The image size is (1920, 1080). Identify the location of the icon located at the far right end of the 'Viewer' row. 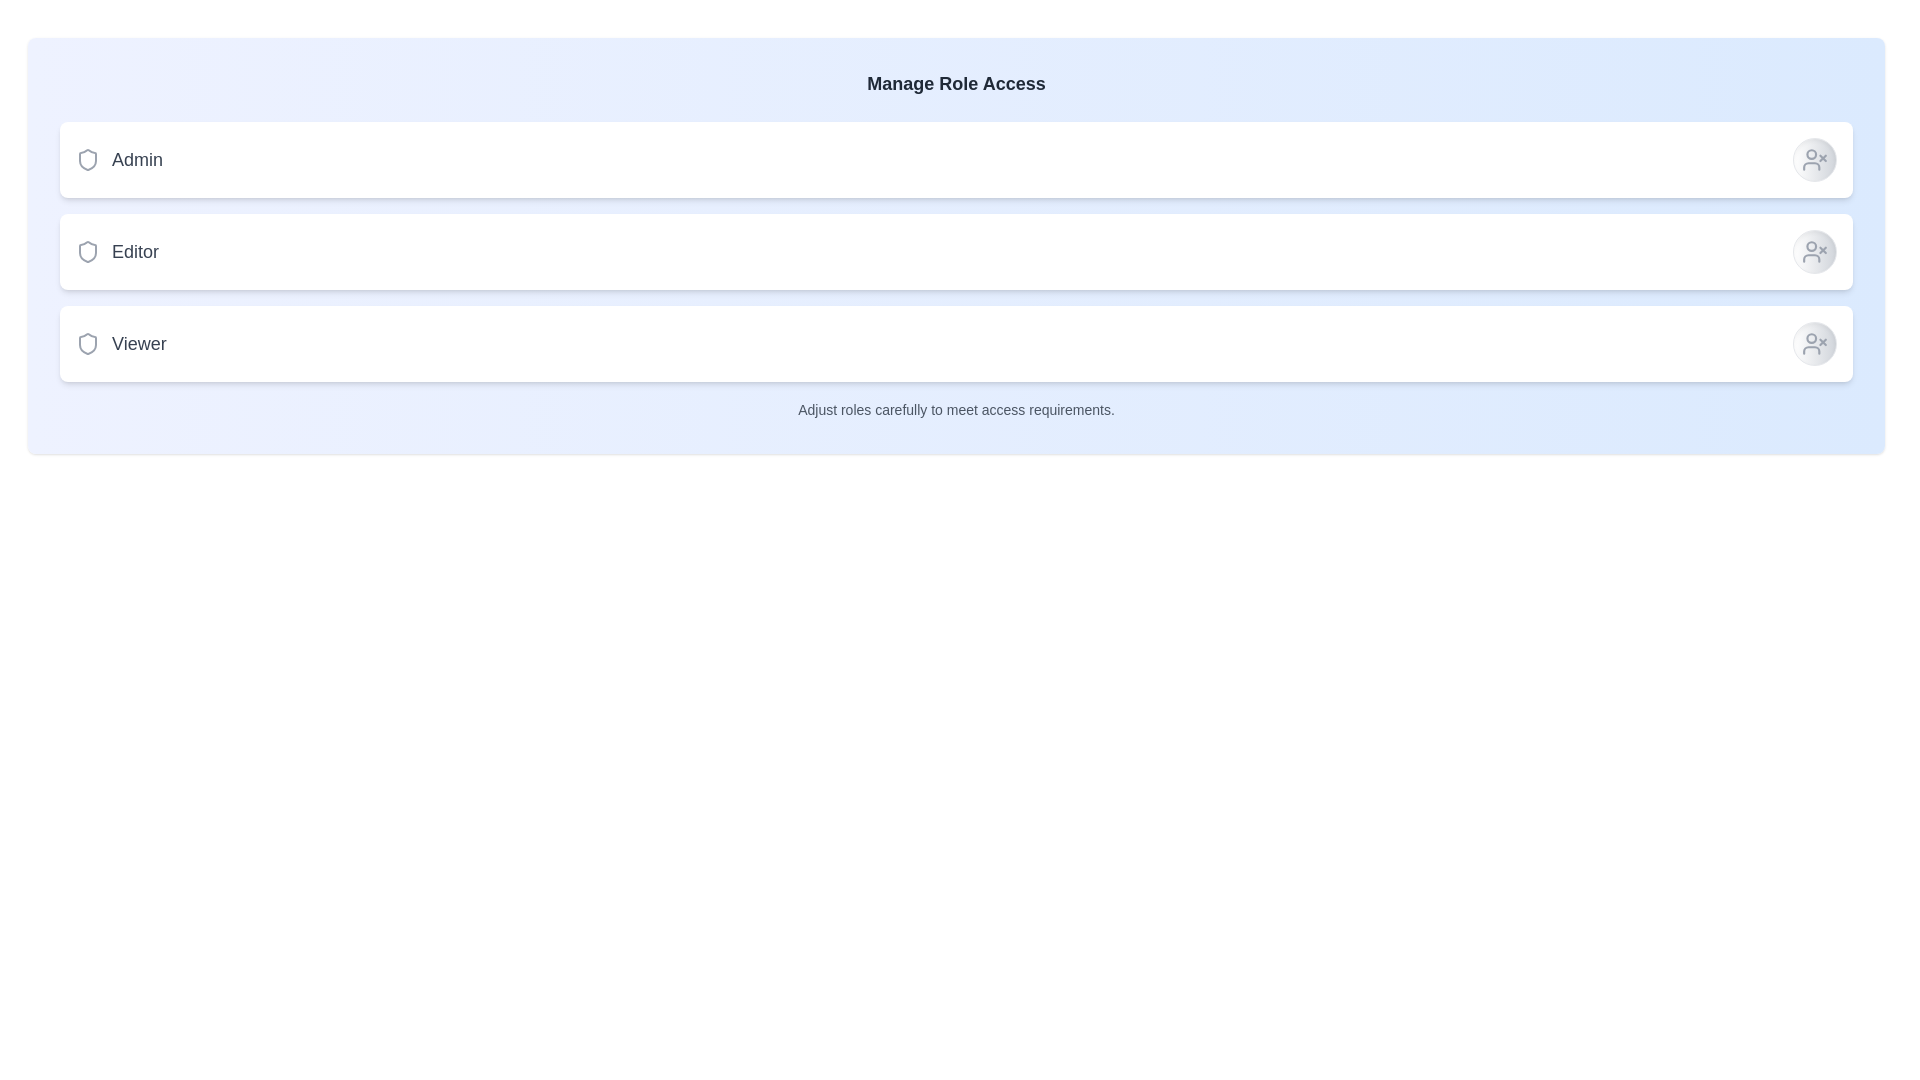
(1814, 342).